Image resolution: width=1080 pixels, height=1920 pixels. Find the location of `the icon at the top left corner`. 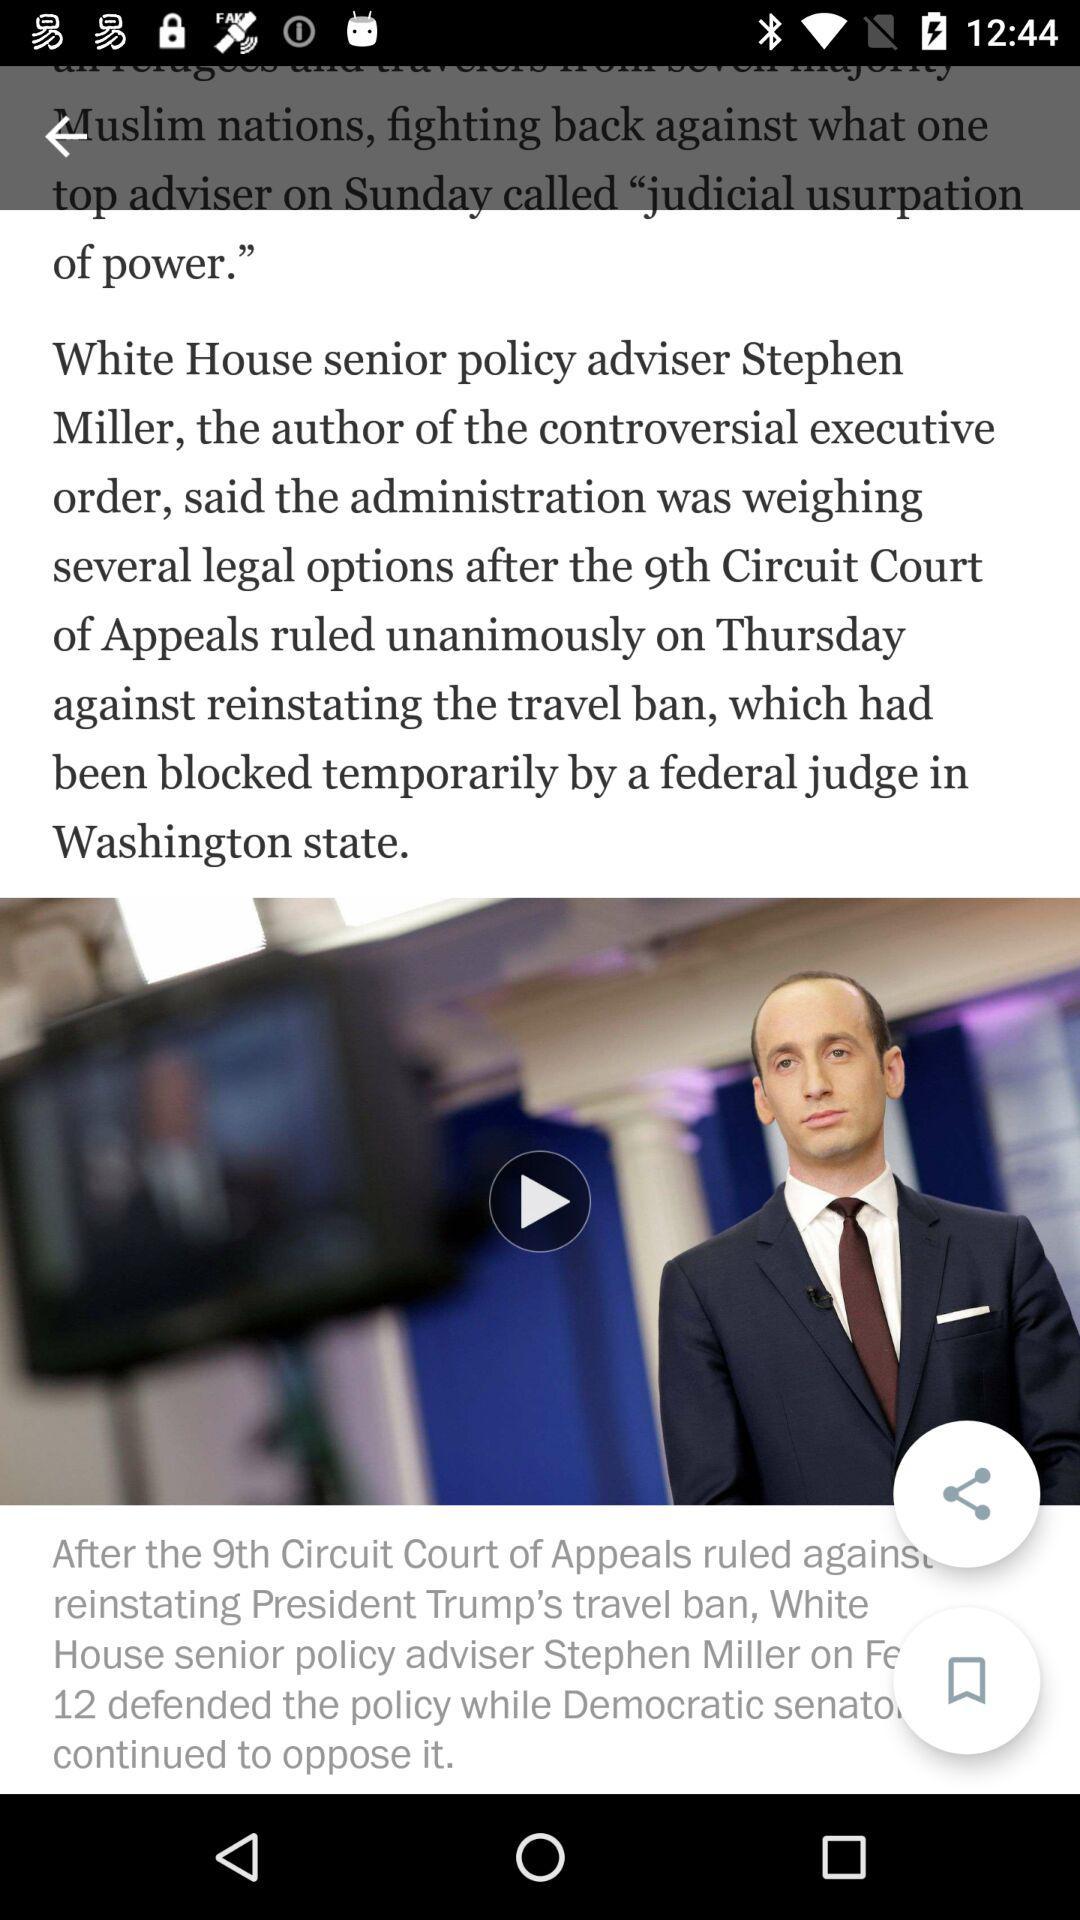

the icon at the top left corner is located at coordinates (64, 135).